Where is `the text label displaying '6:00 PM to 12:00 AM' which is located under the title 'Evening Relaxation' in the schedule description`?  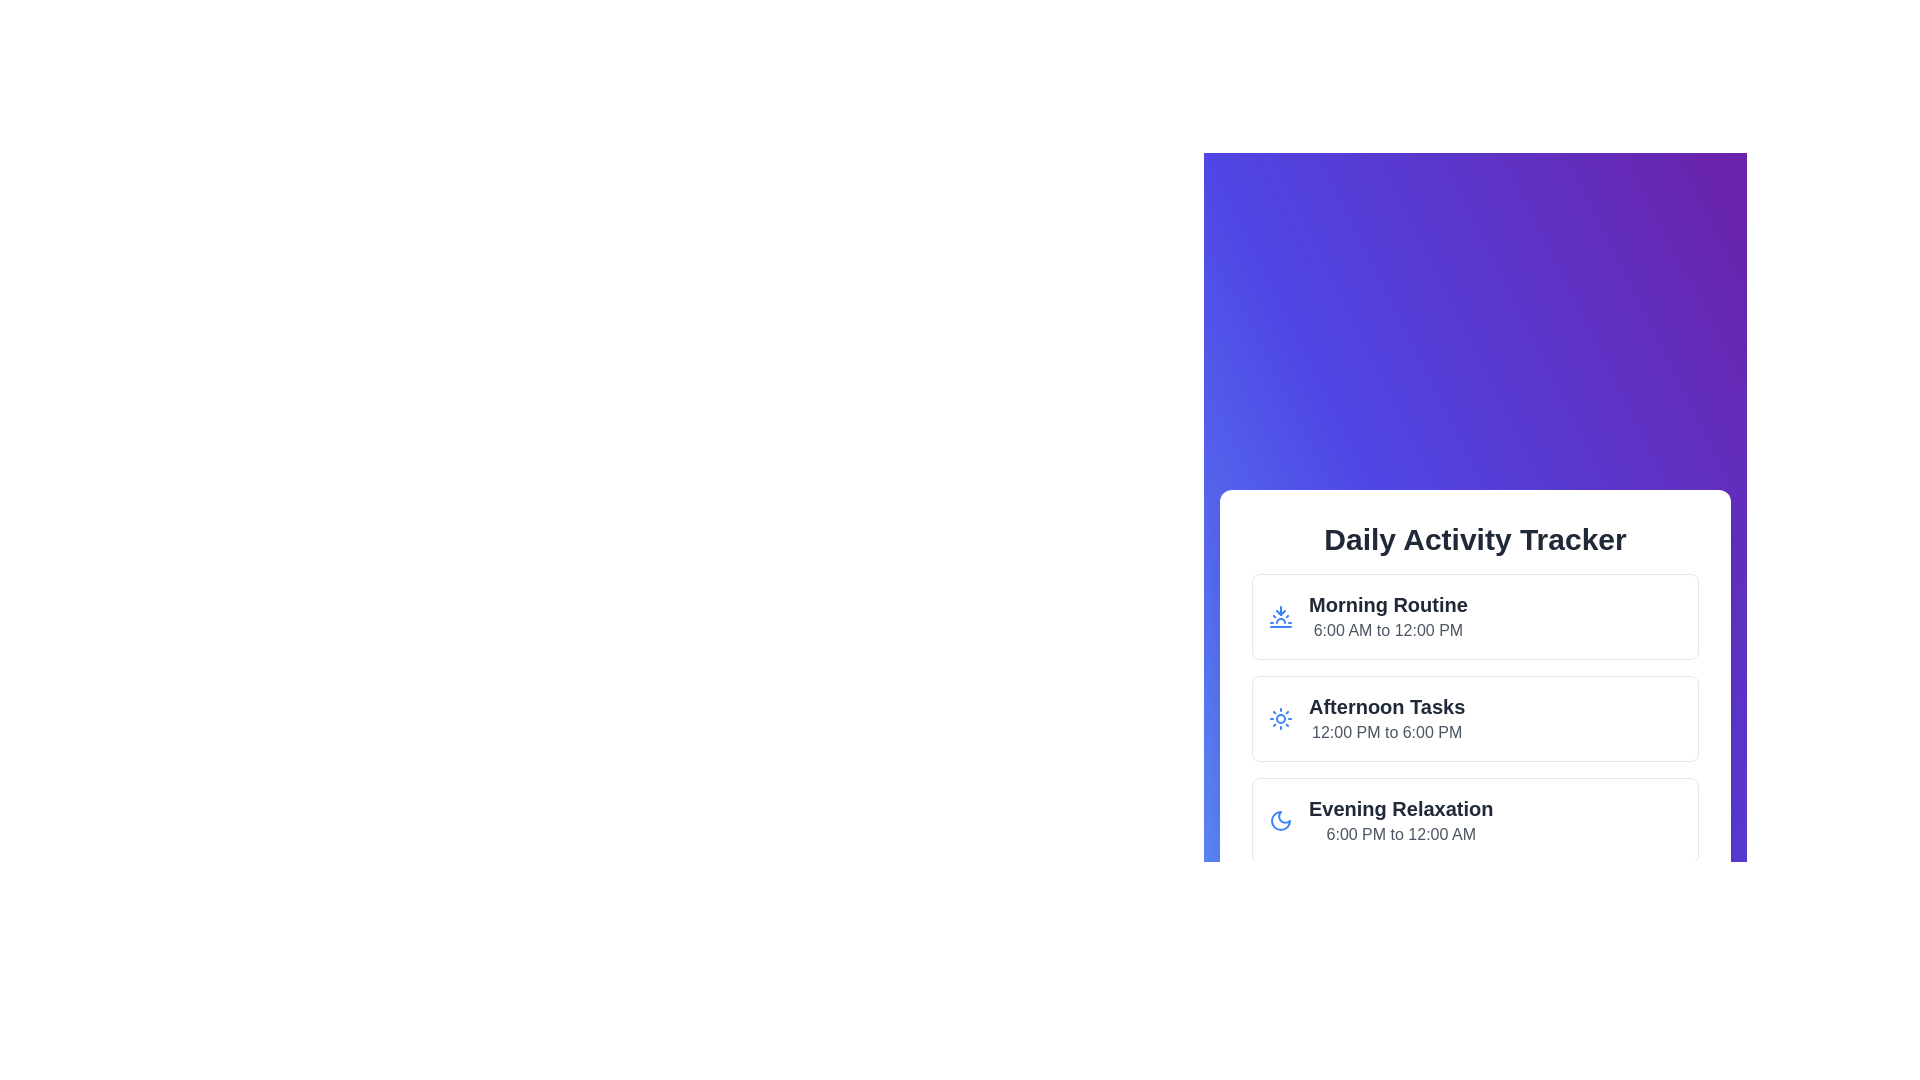
the text label displaying '6:00 PM to 12:00 AM' which is located under the title 'Evening Relaxation' in the schedule description is located at coordinates (1400, 834).